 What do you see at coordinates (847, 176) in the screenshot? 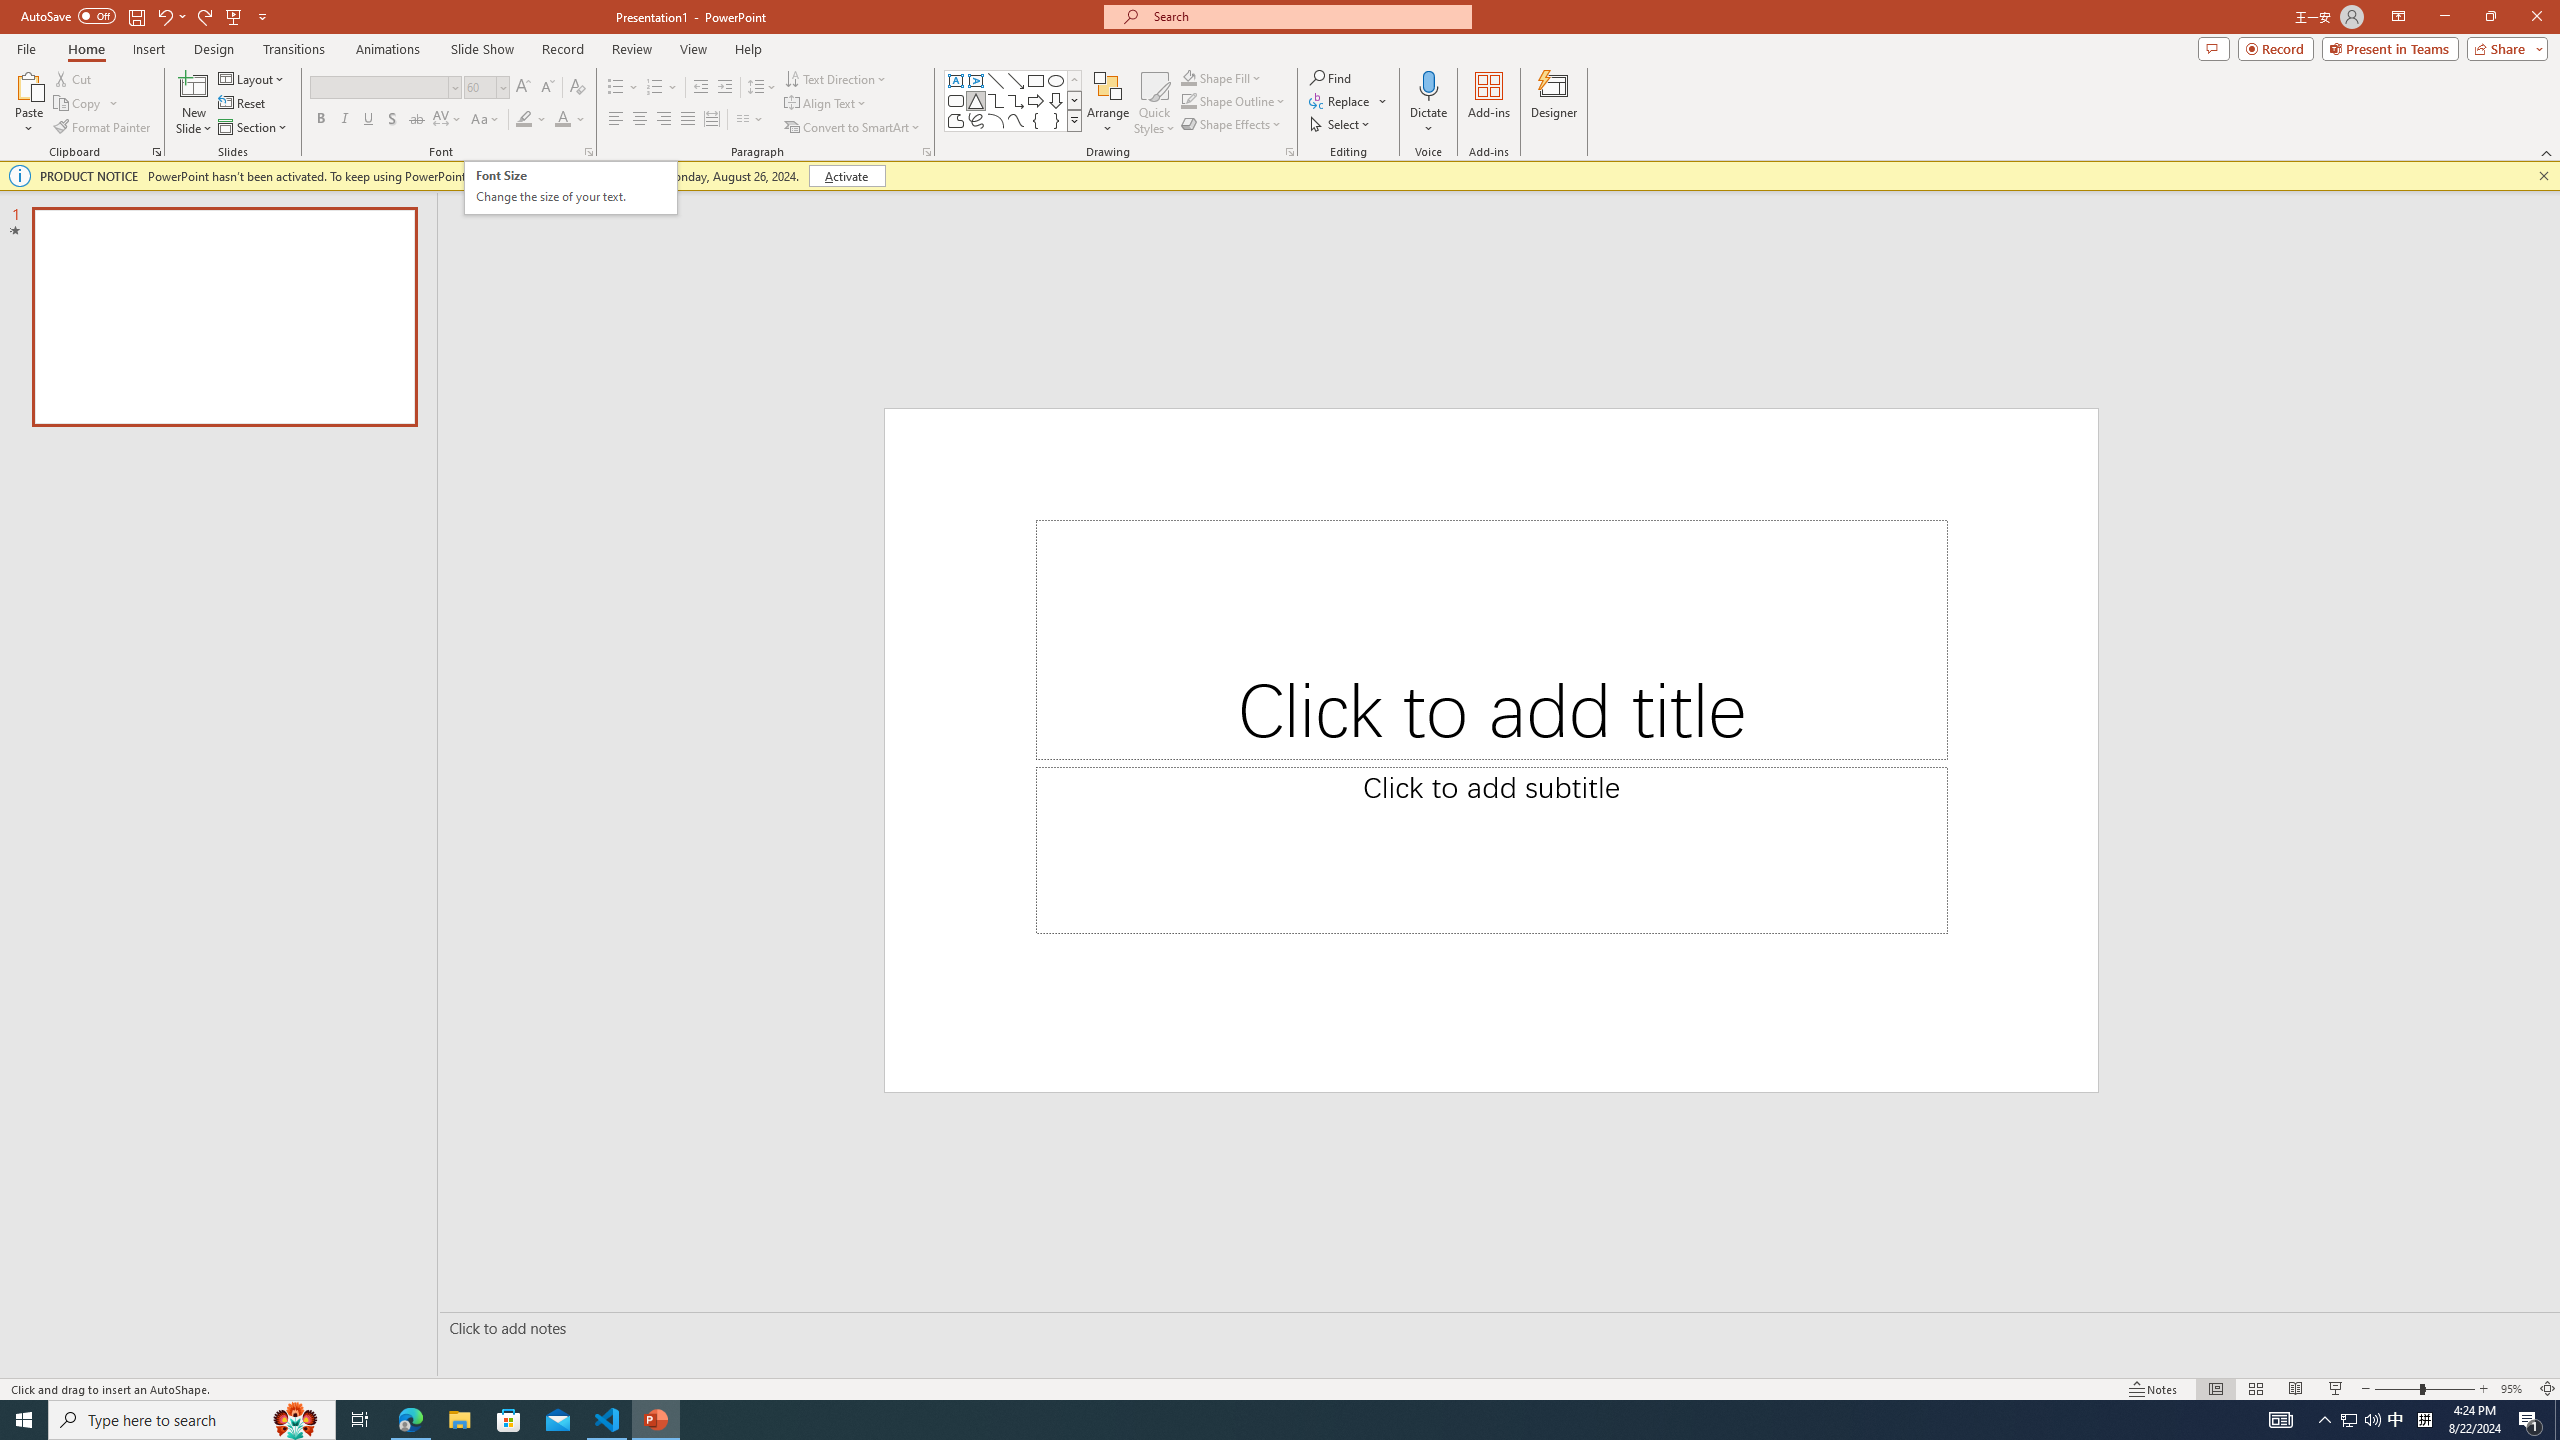
I see `'Activate'` at bounding box center [847, 176].